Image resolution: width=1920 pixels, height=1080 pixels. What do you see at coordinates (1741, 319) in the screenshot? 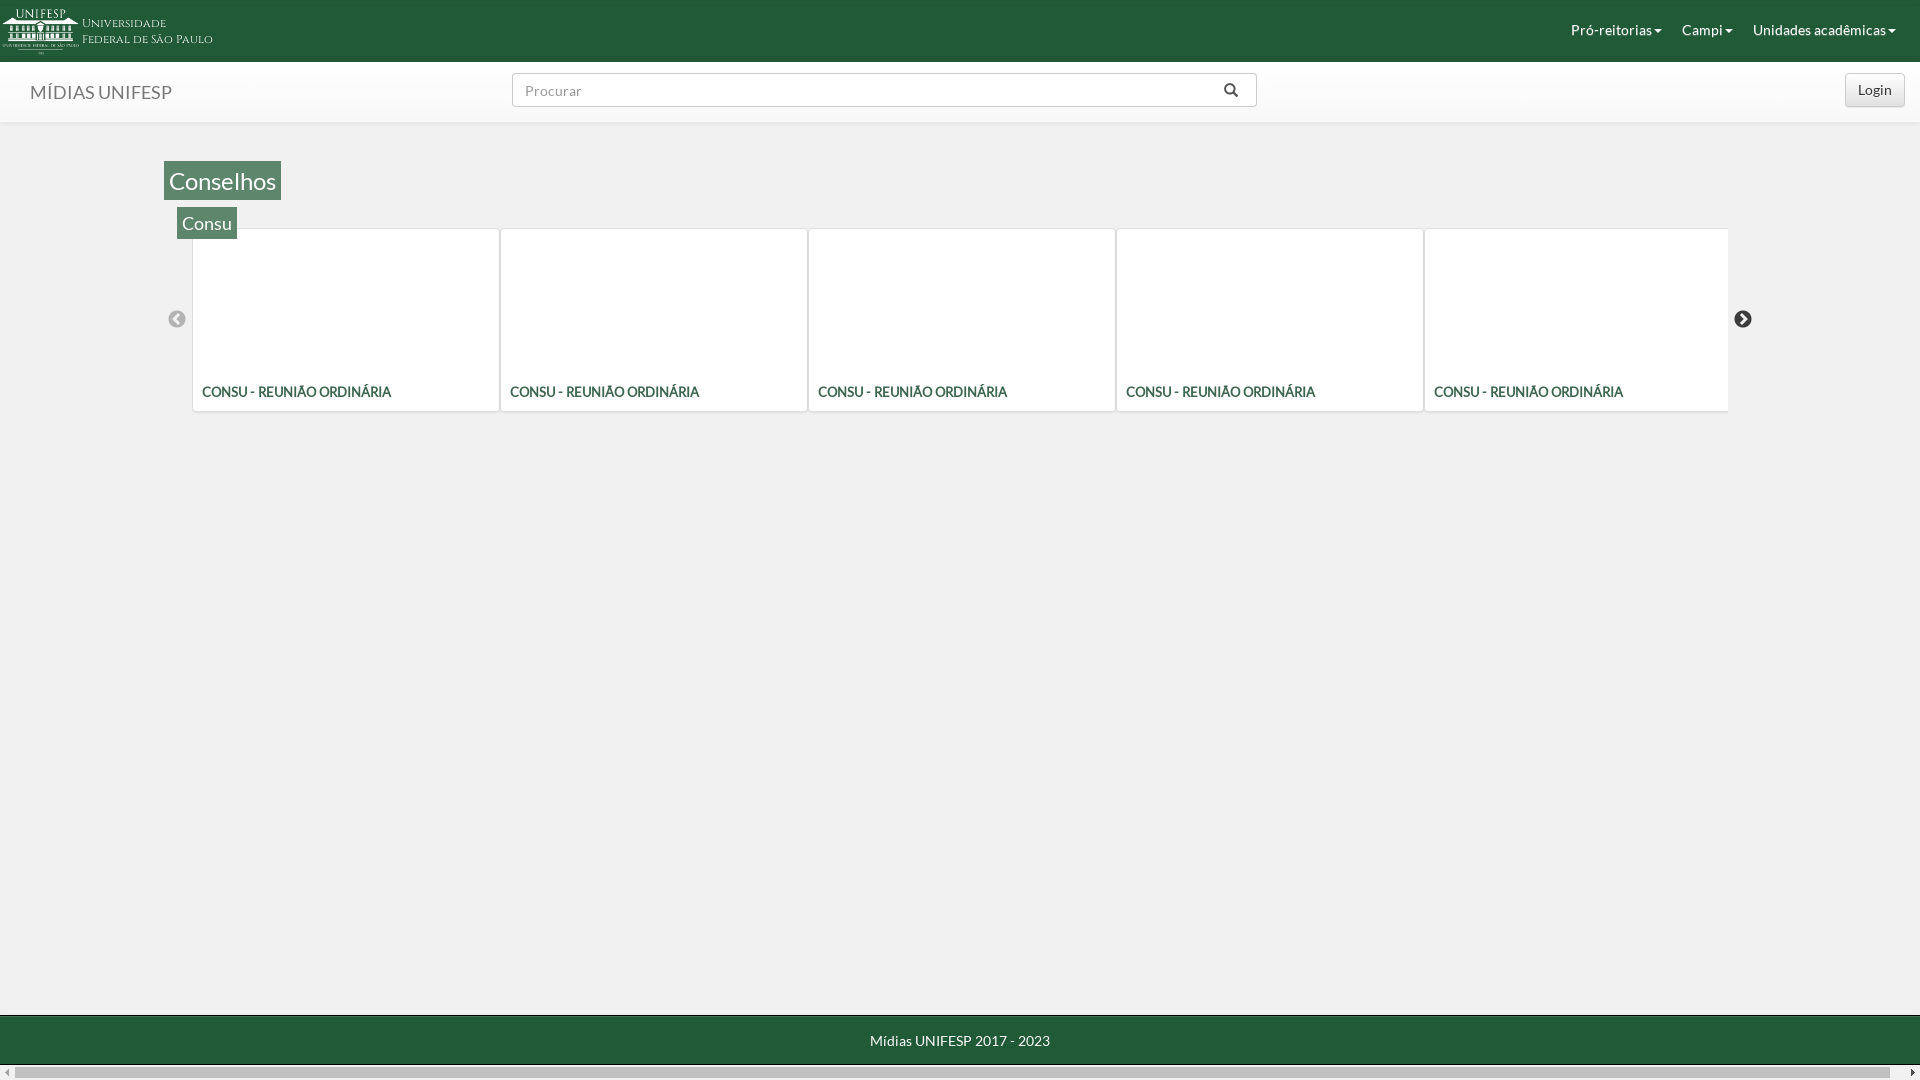
I see `'Next'` at bounding box center [1741, 319].